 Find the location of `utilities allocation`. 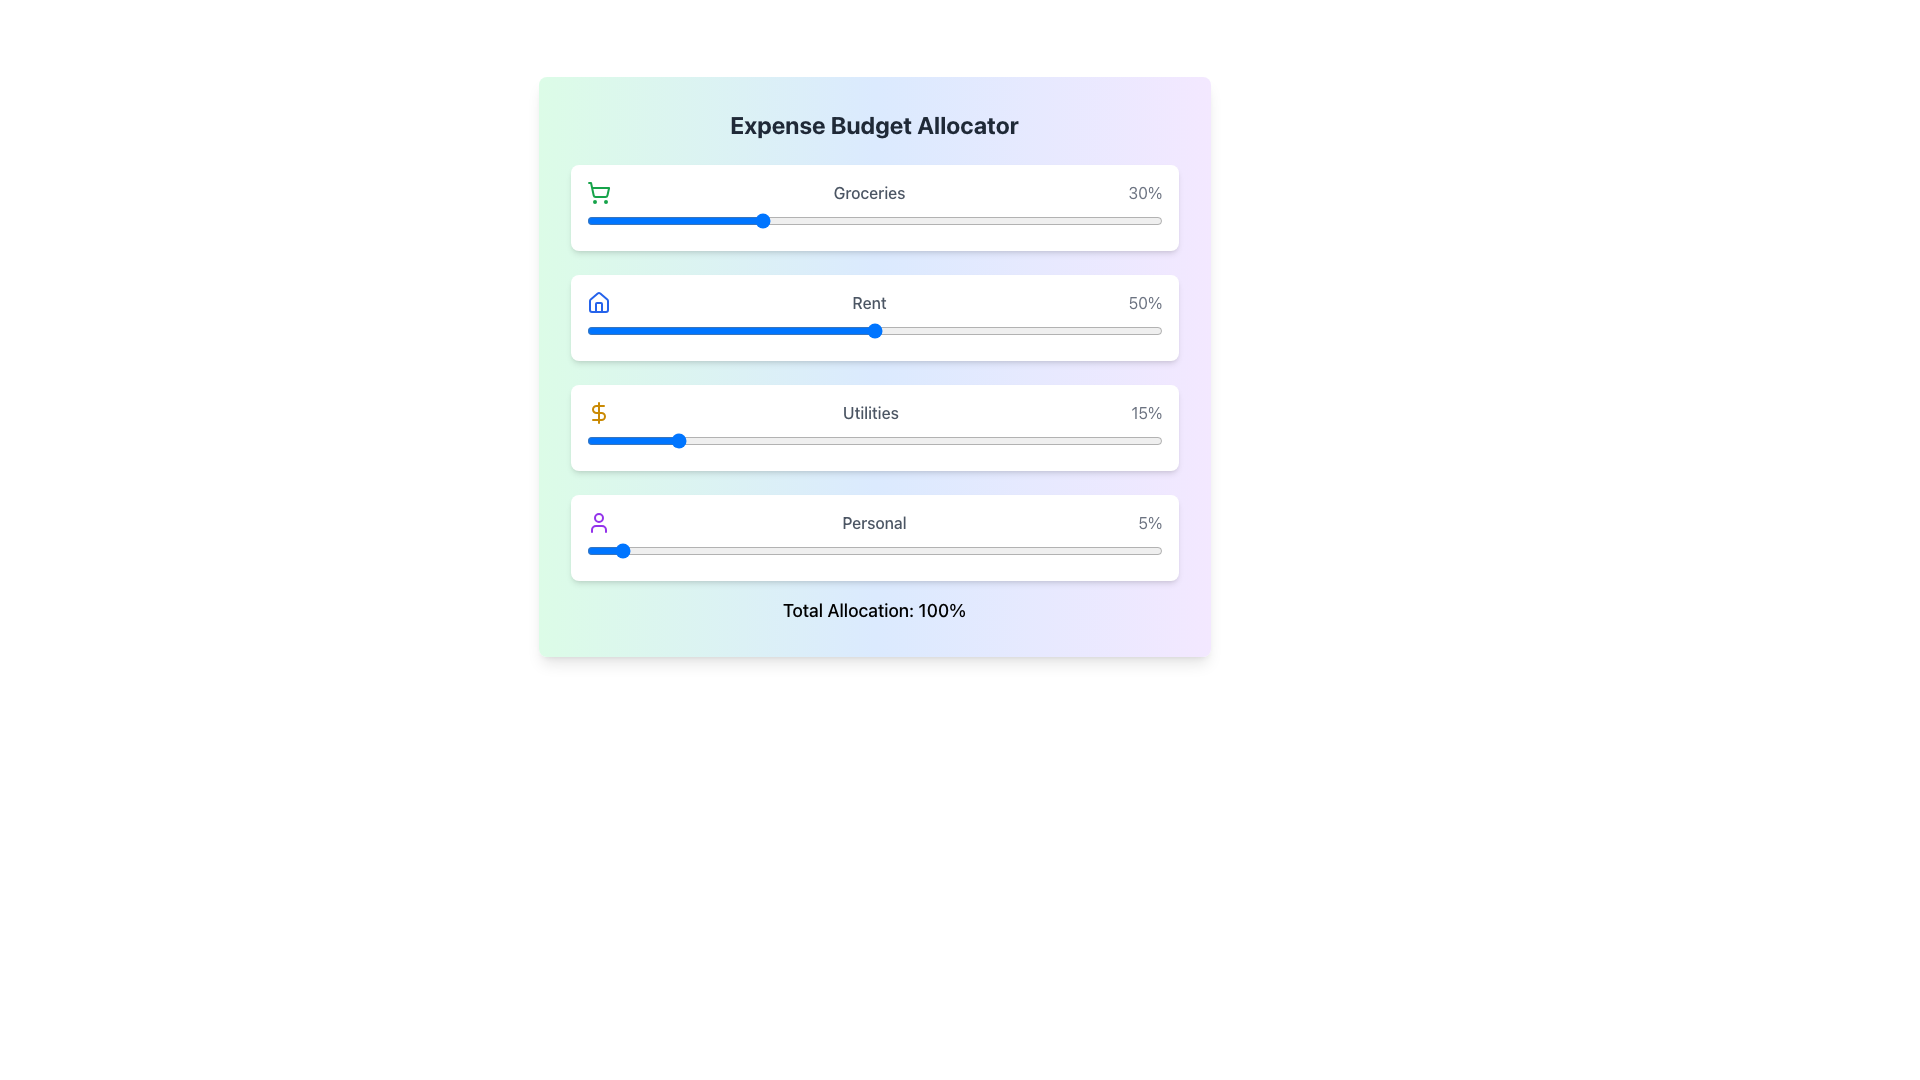

utilities allocation is located at coordinates (874, 439).